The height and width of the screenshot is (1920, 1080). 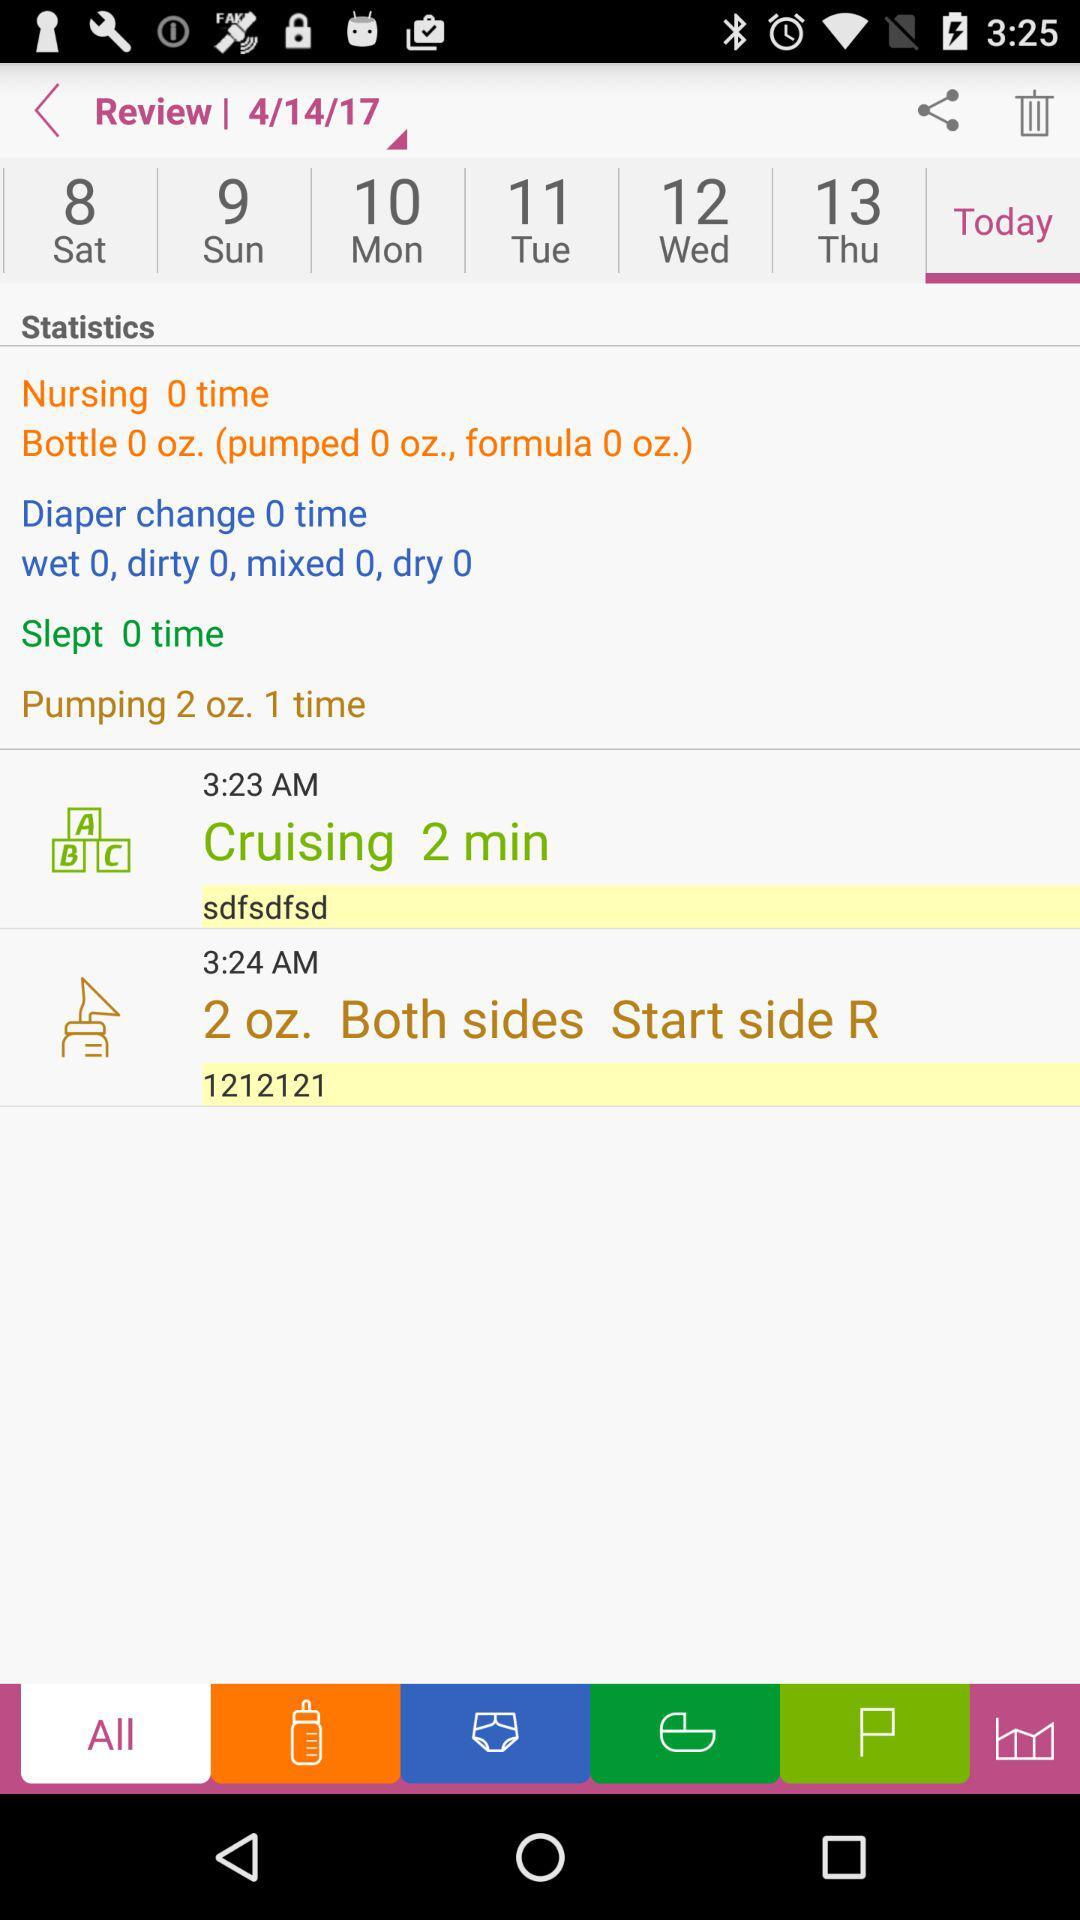 What do you see at coordinates (387, 220) in the screenshot?
I see `item next to 11` at bounding box center [387, 220].